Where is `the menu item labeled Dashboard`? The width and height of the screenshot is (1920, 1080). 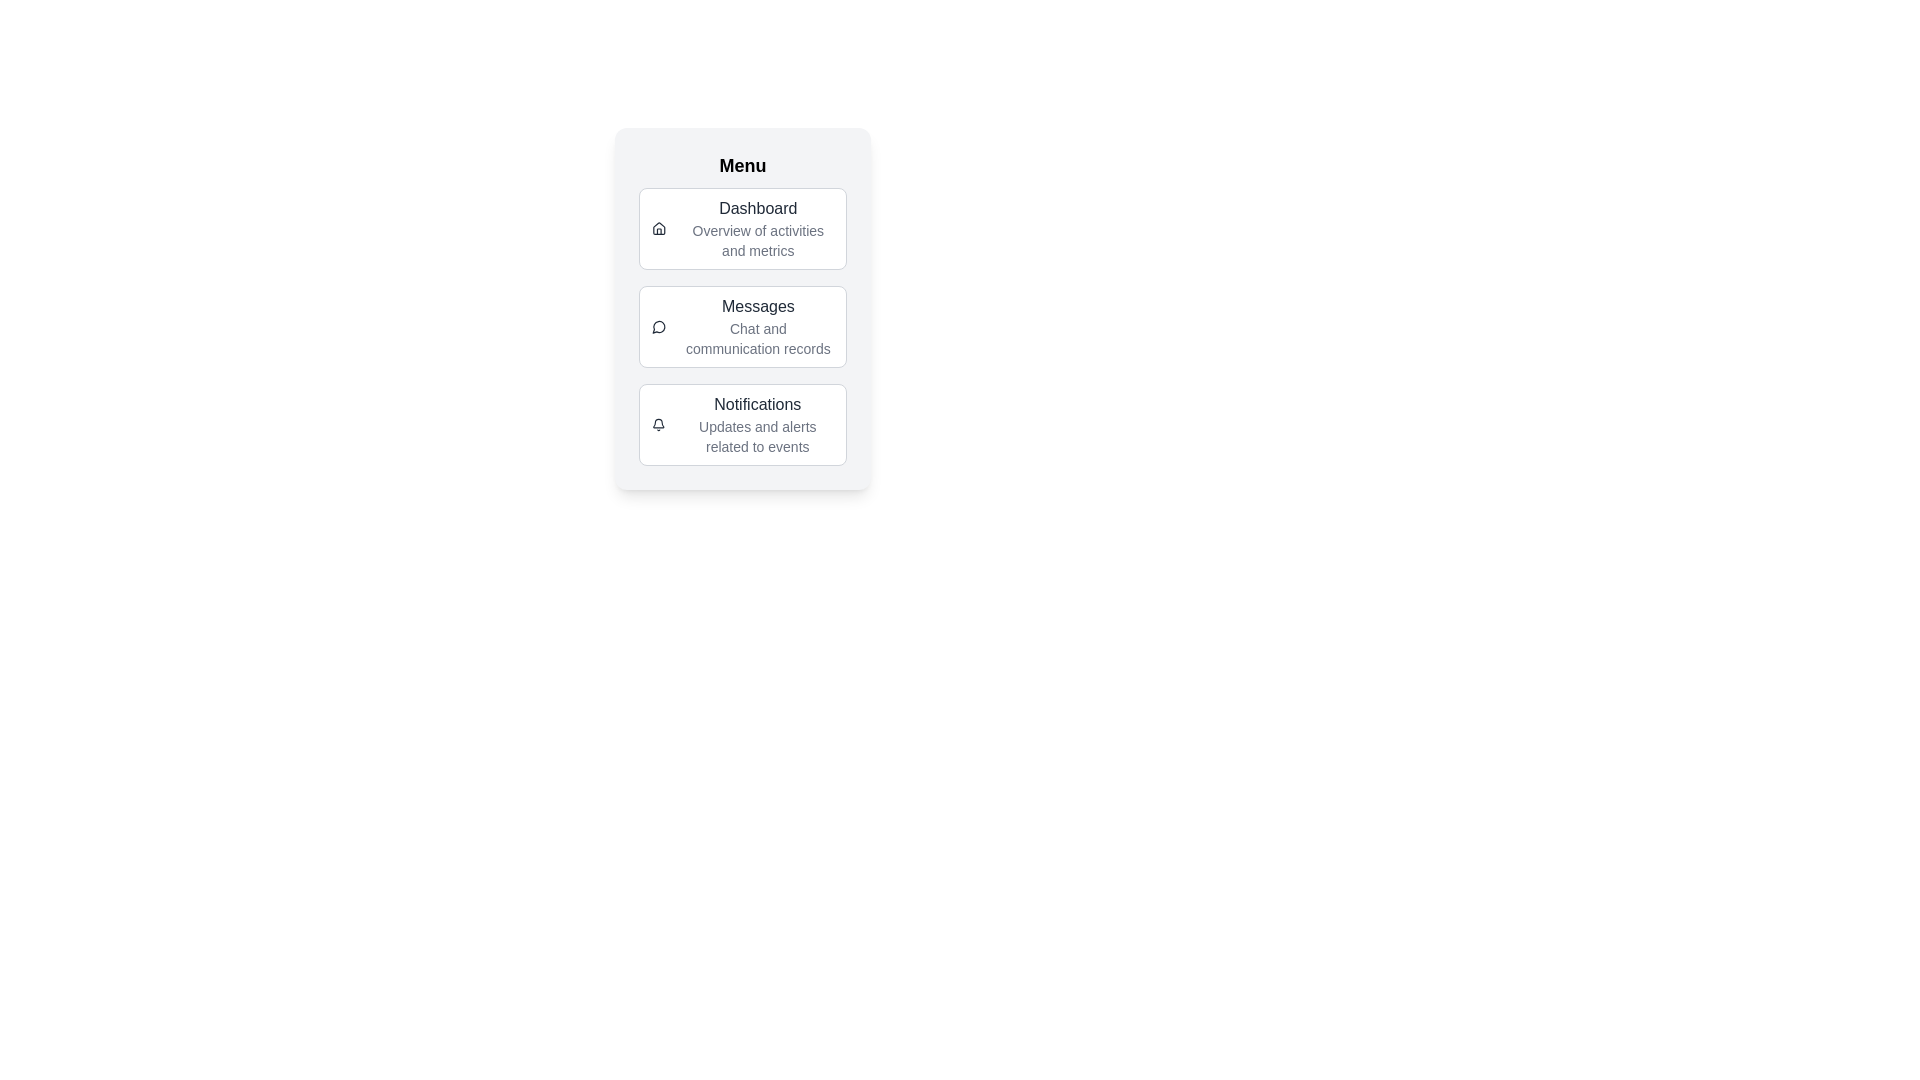
the menu item labeled Dashboard is located at coordinates (742, 227).